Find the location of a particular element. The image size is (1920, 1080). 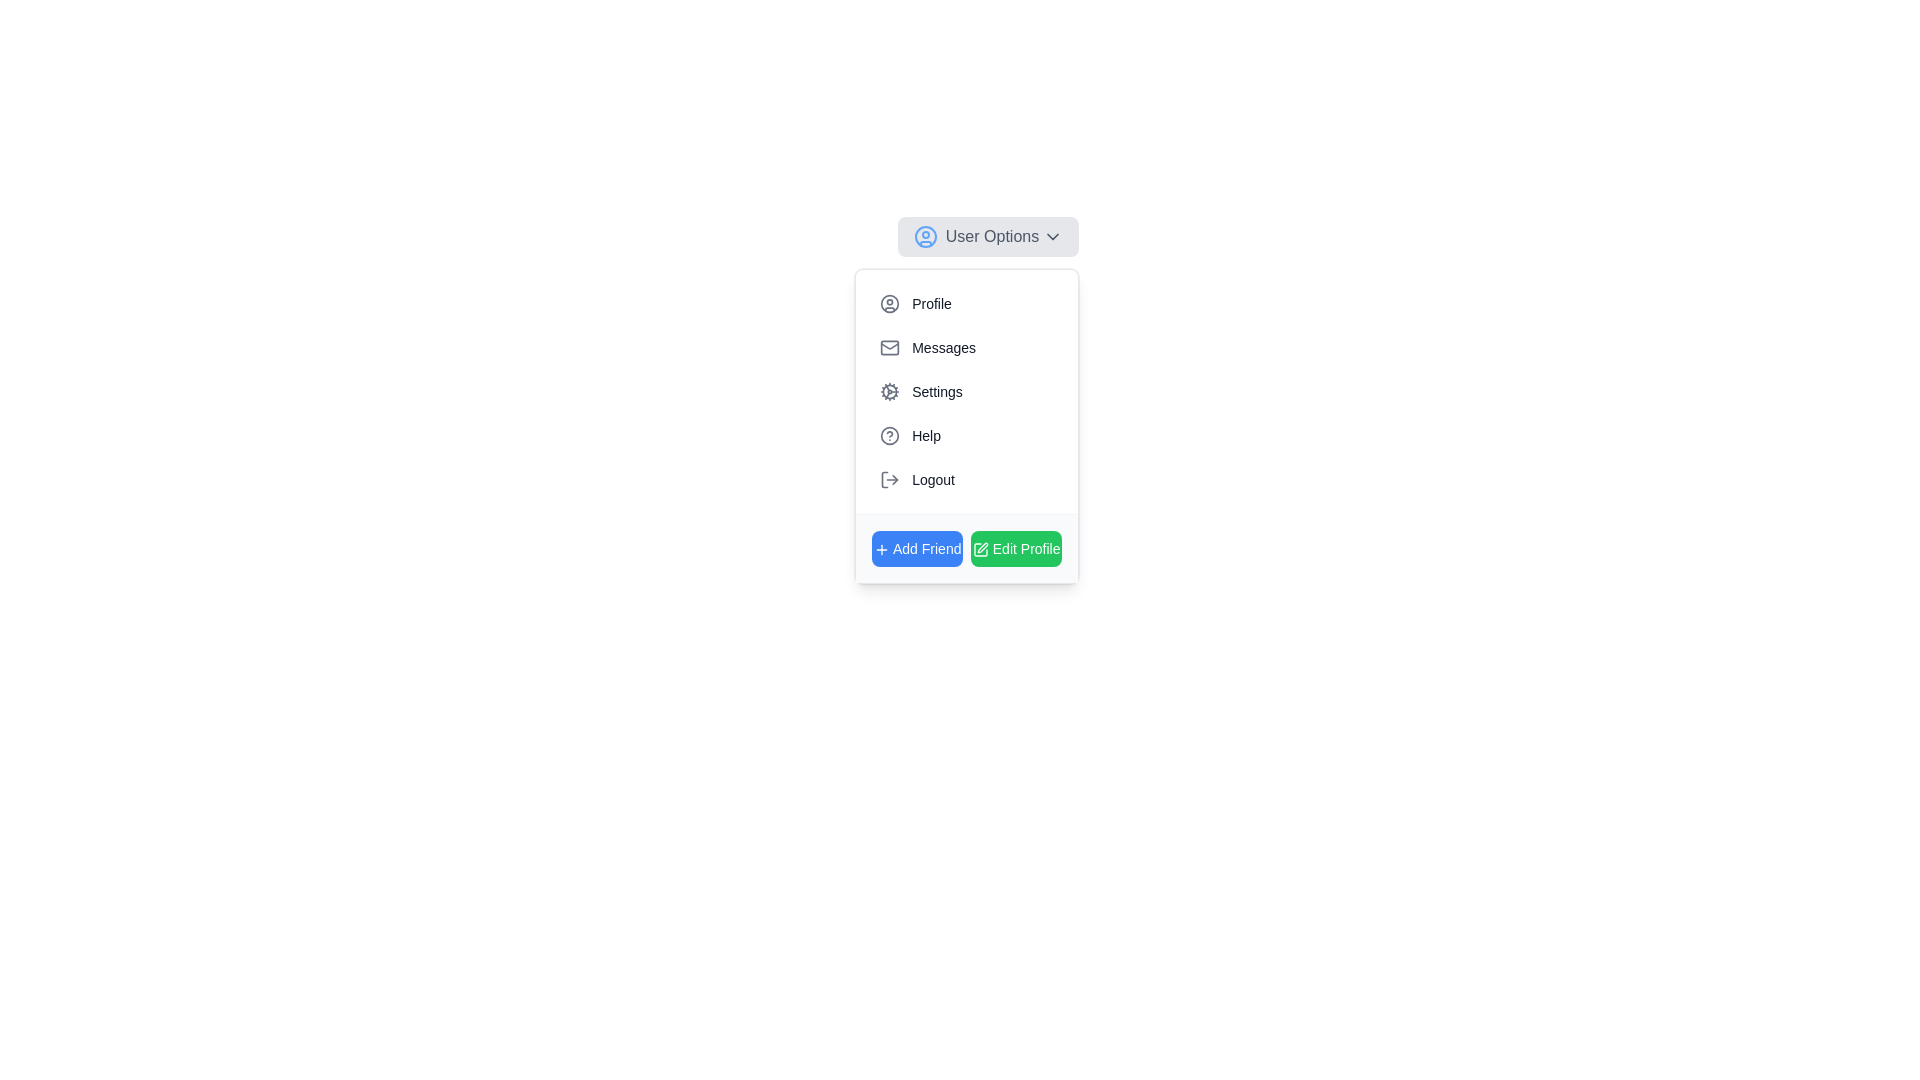

the area surrounding the user profile icon, which is a blue circular icon located to the left of the 'User Options' label, to interact with the dropdown menu is located at coordinates (924, 235).